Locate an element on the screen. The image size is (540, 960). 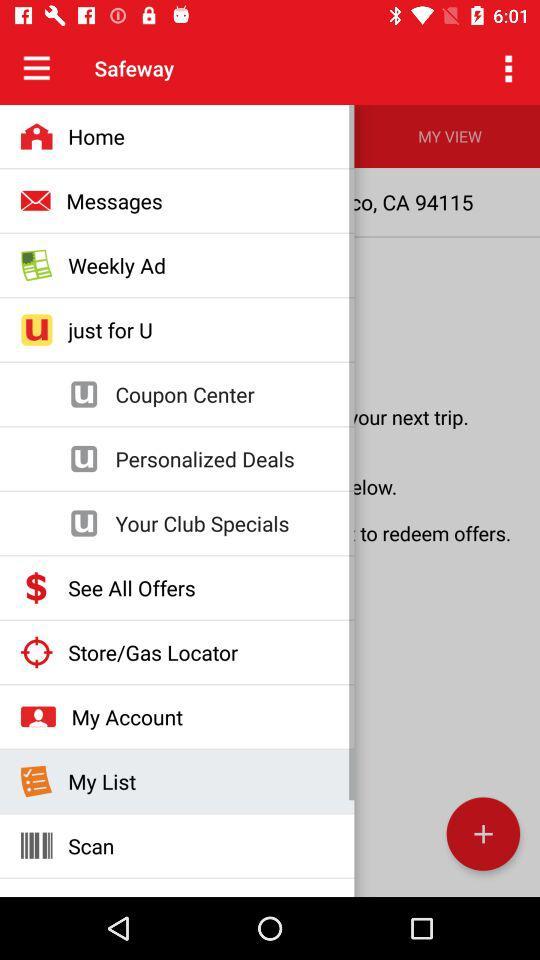
the add icon is located at coordinates (482, 833).